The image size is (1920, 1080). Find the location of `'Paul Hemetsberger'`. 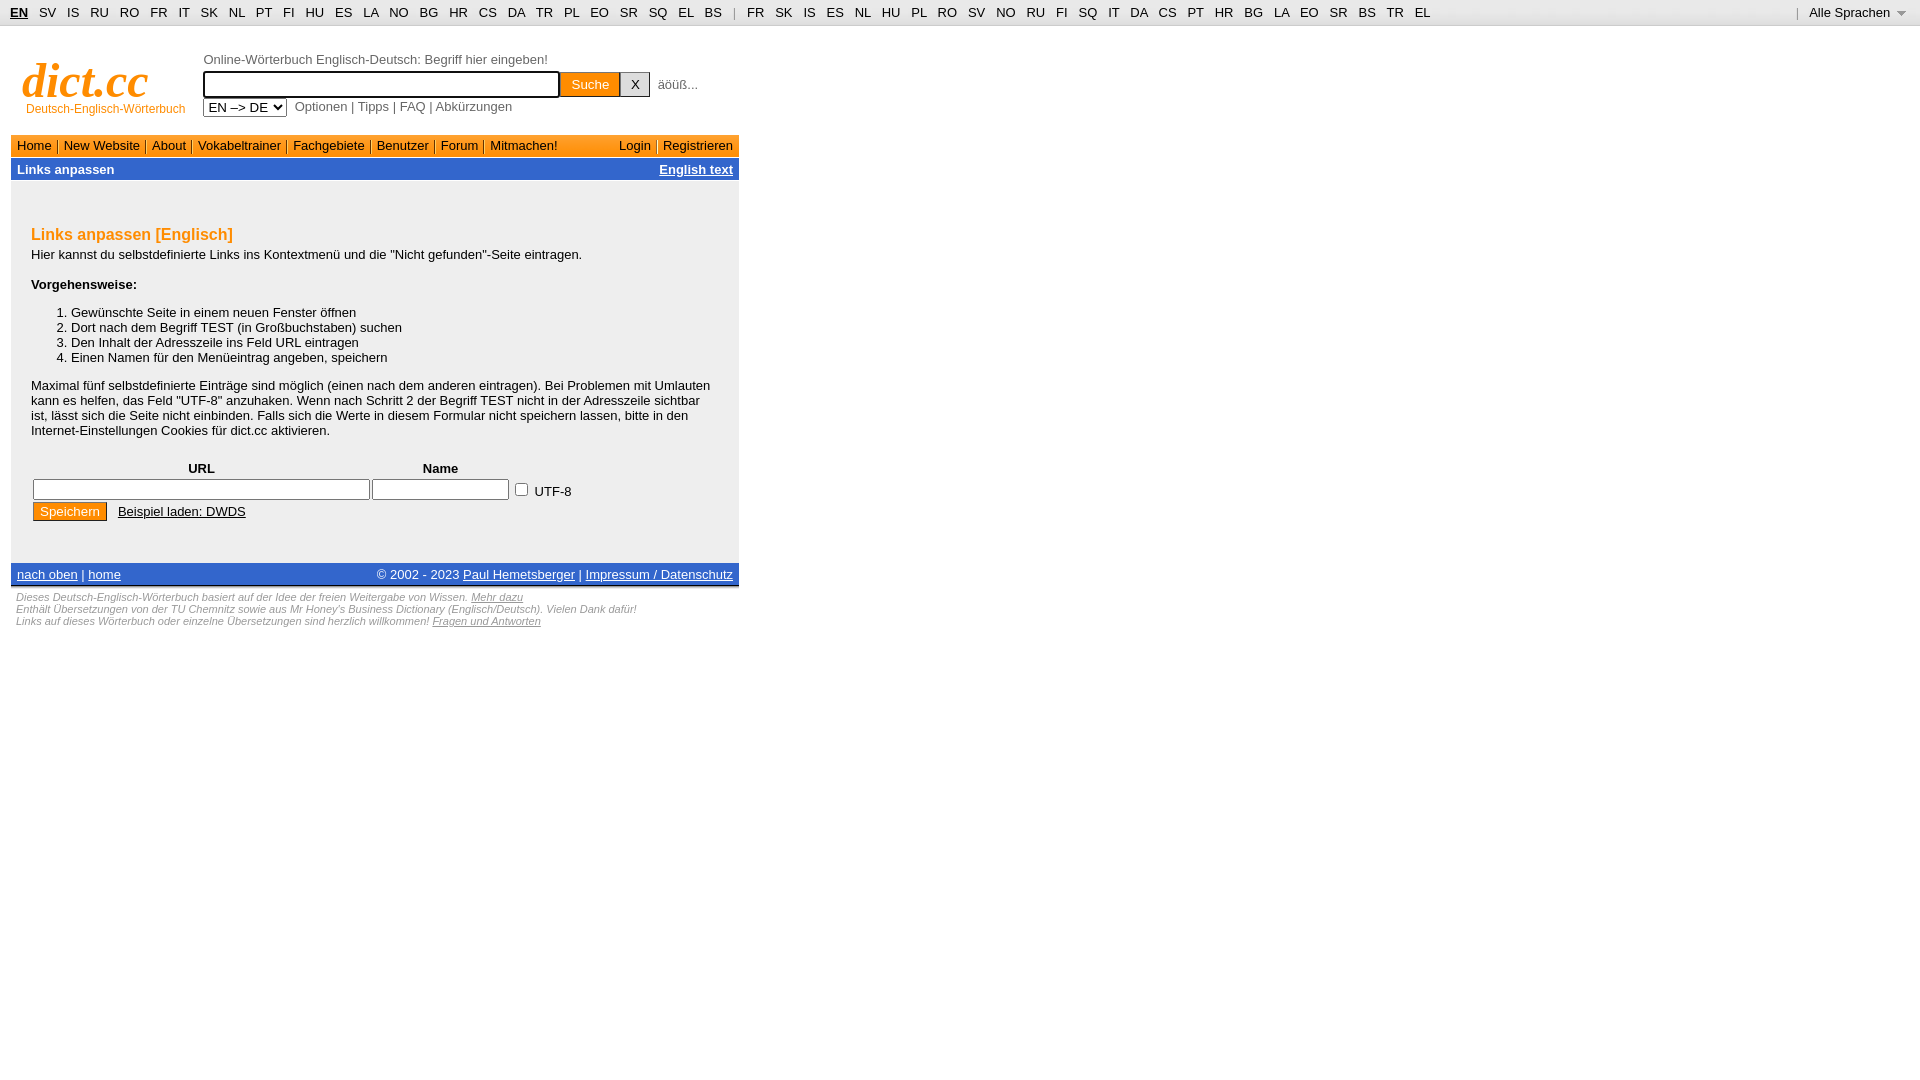

'Paul Hemetsberger' is located at coordinates (518, 573).